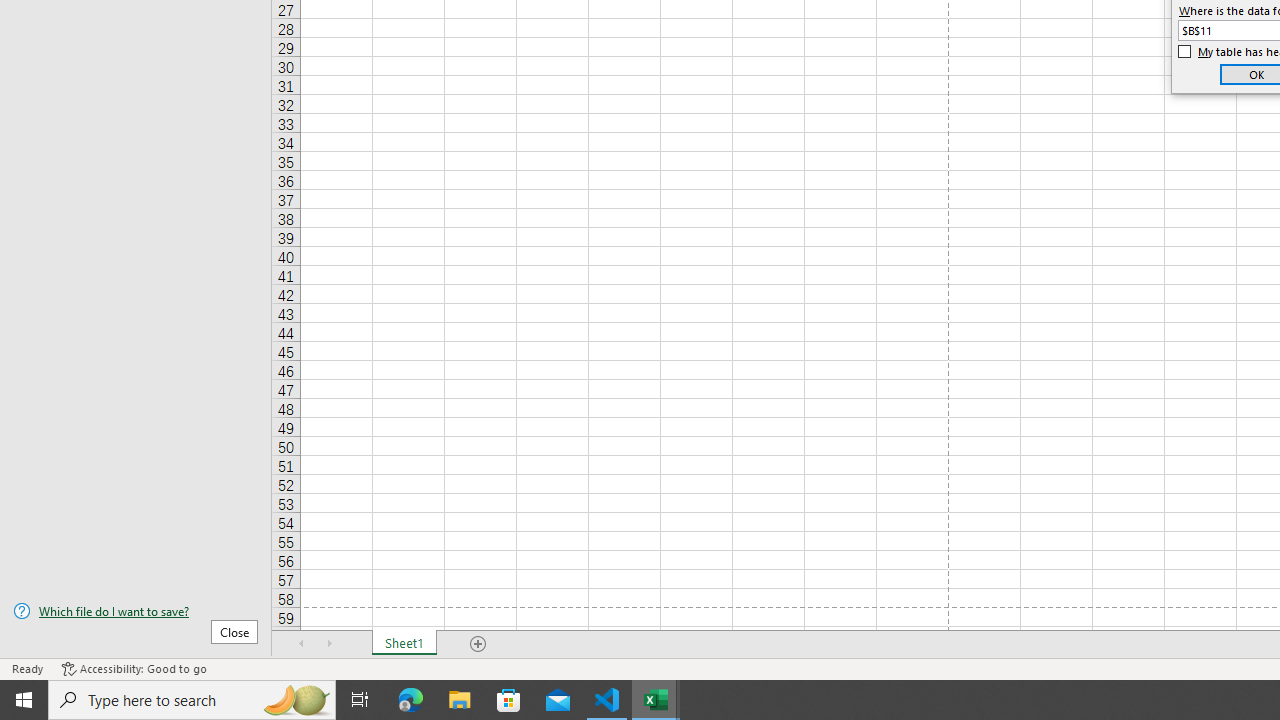 The width and height of the screenshot is (1280, 720). Describe the element at coordinates (301, 644) in the screenshot. I see `'Scroll Left'` at that location.